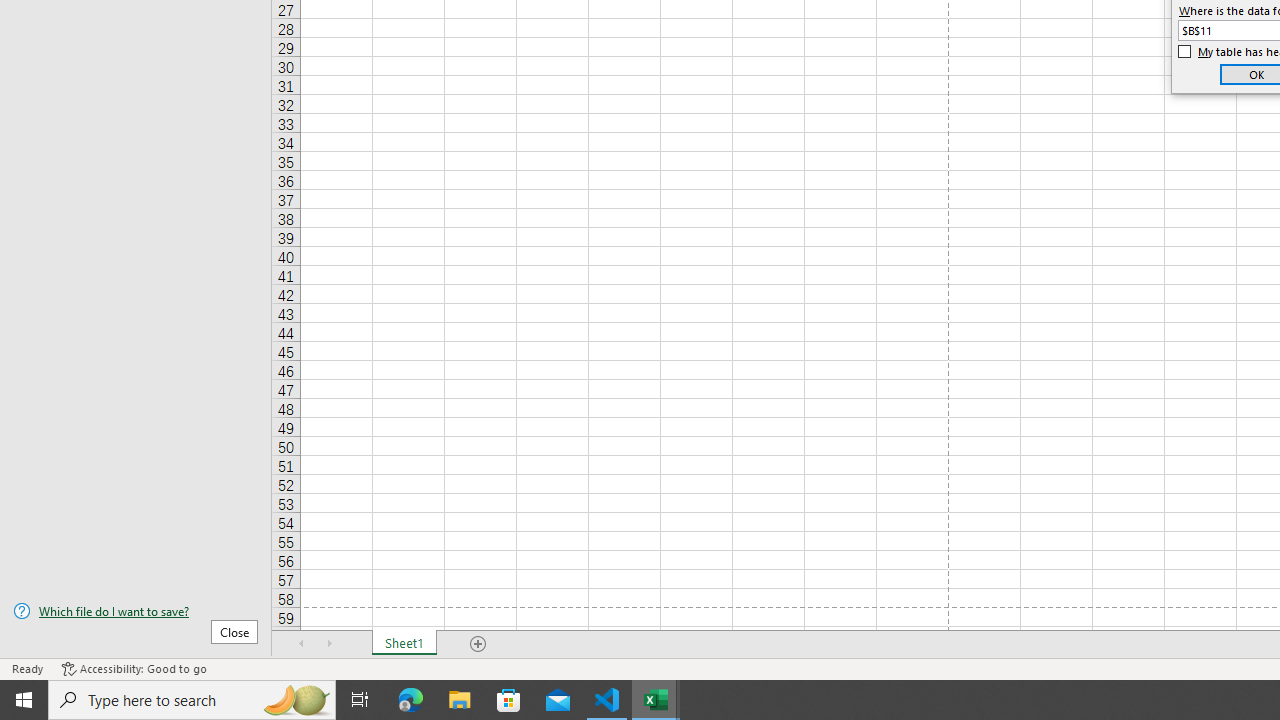 The width and height of the screenshot is (1280, 720). Describe the element at coordinates (301, 644) in the screenshot. I see `'Scroll Left'` at that location.